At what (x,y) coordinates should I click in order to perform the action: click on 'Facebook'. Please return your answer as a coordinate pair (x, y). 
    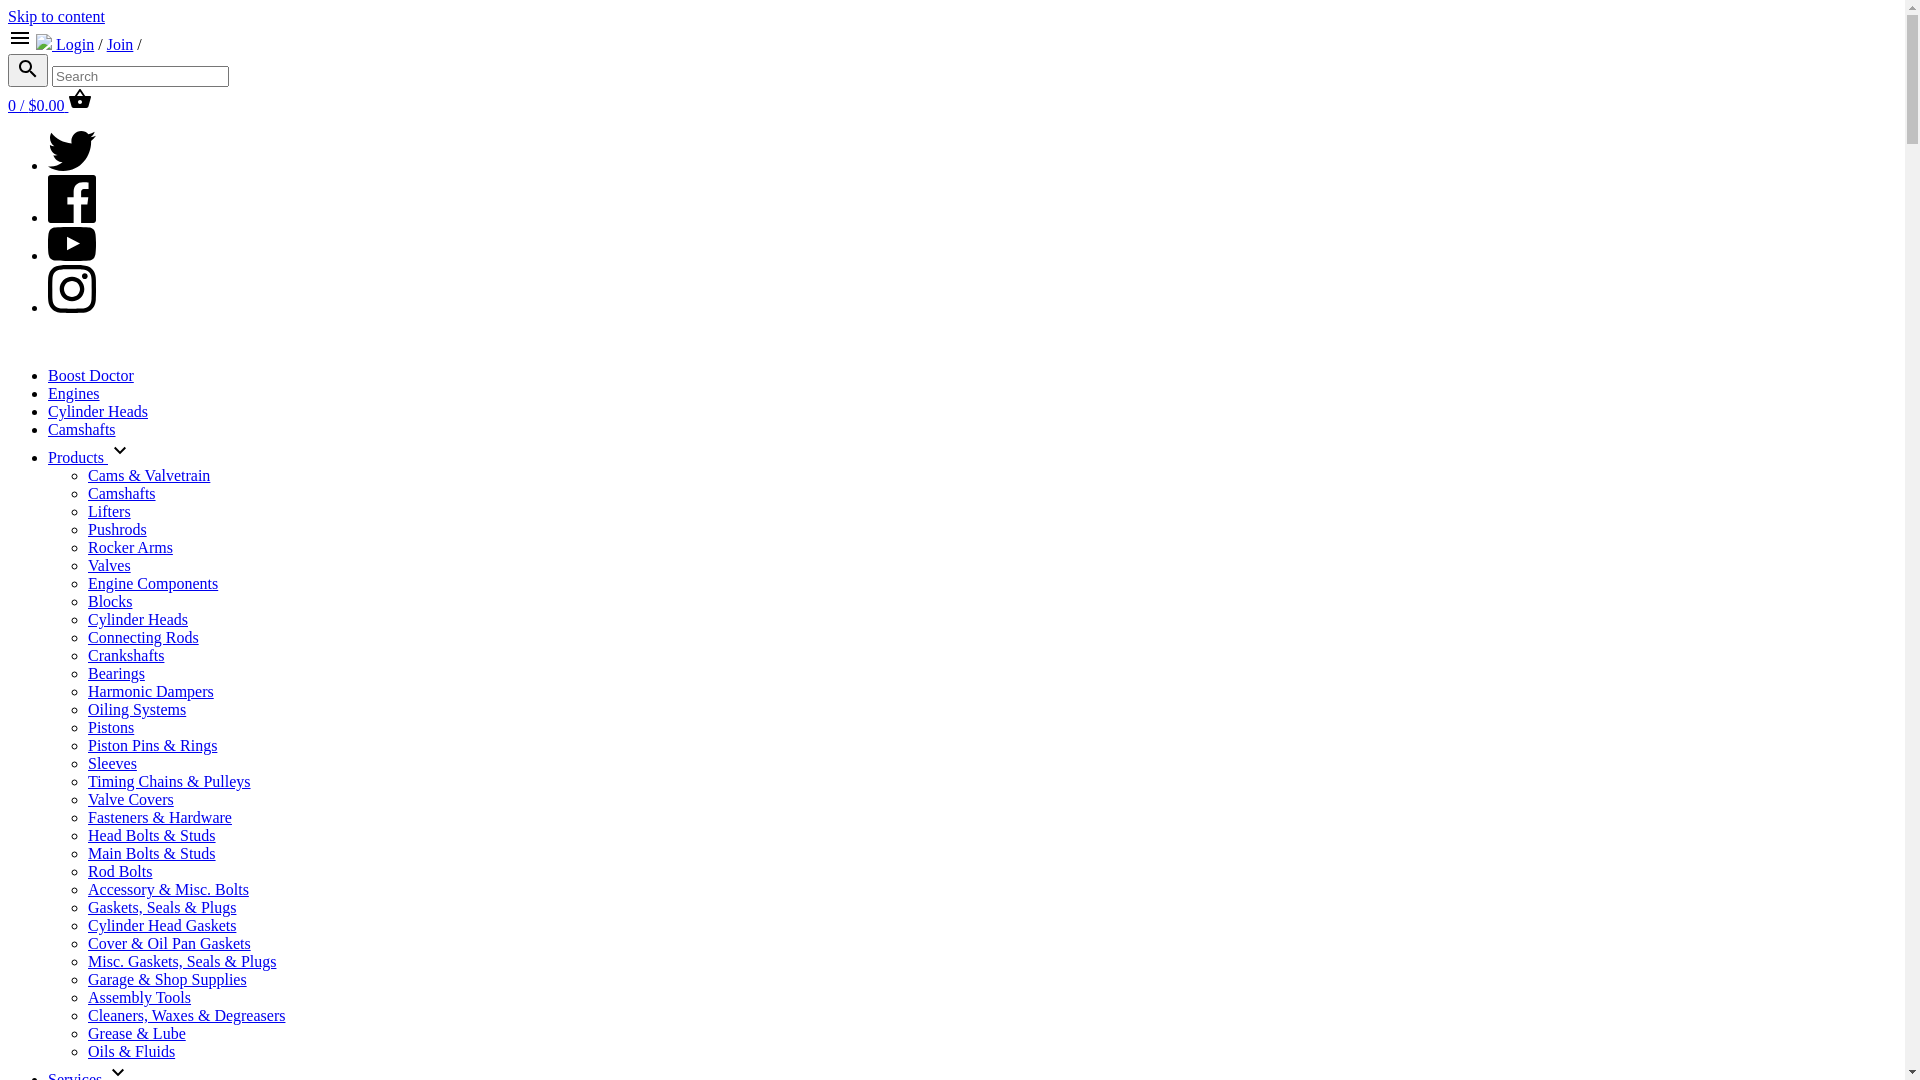
    Looking at the image, I should click on (48, 217).